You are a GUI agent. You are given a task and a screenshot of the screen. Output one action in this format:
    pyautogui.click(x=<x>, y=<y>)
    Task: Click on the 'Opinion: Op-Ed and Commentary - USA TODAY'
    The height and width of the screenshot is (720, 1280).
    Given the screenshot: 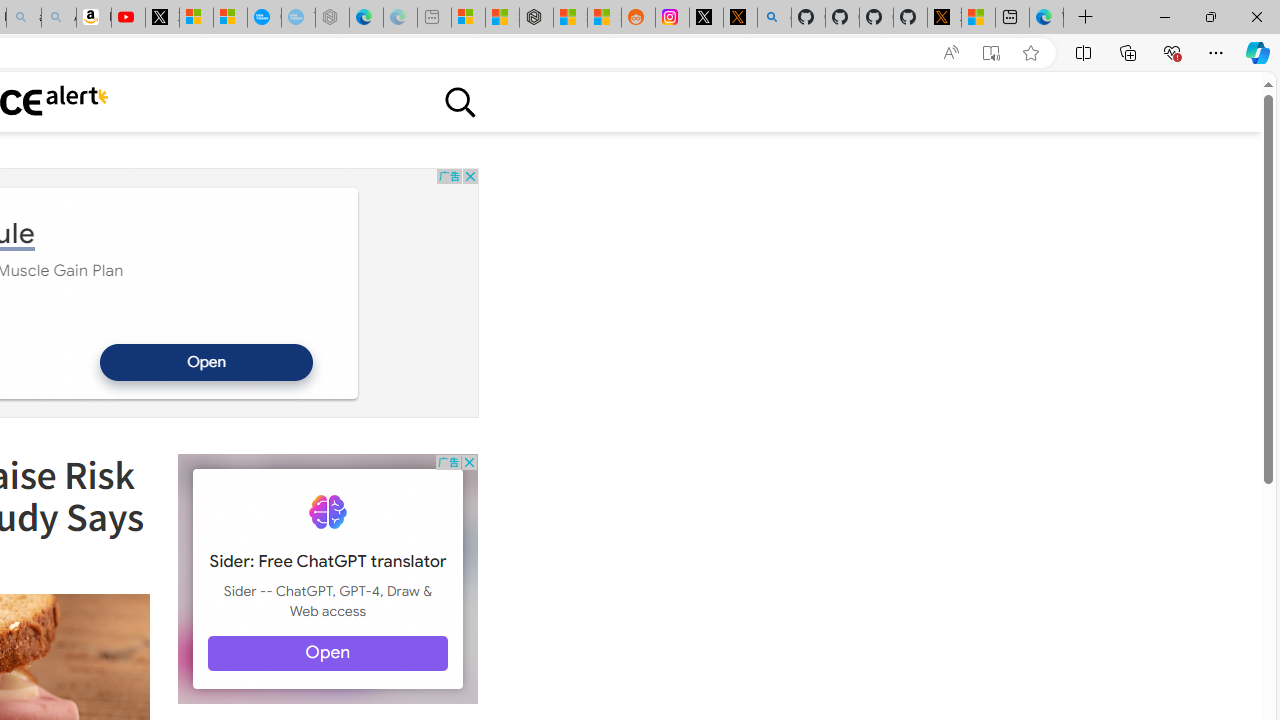 What is the action you would take?
    pyautogui.click(x=263, y=17)
    